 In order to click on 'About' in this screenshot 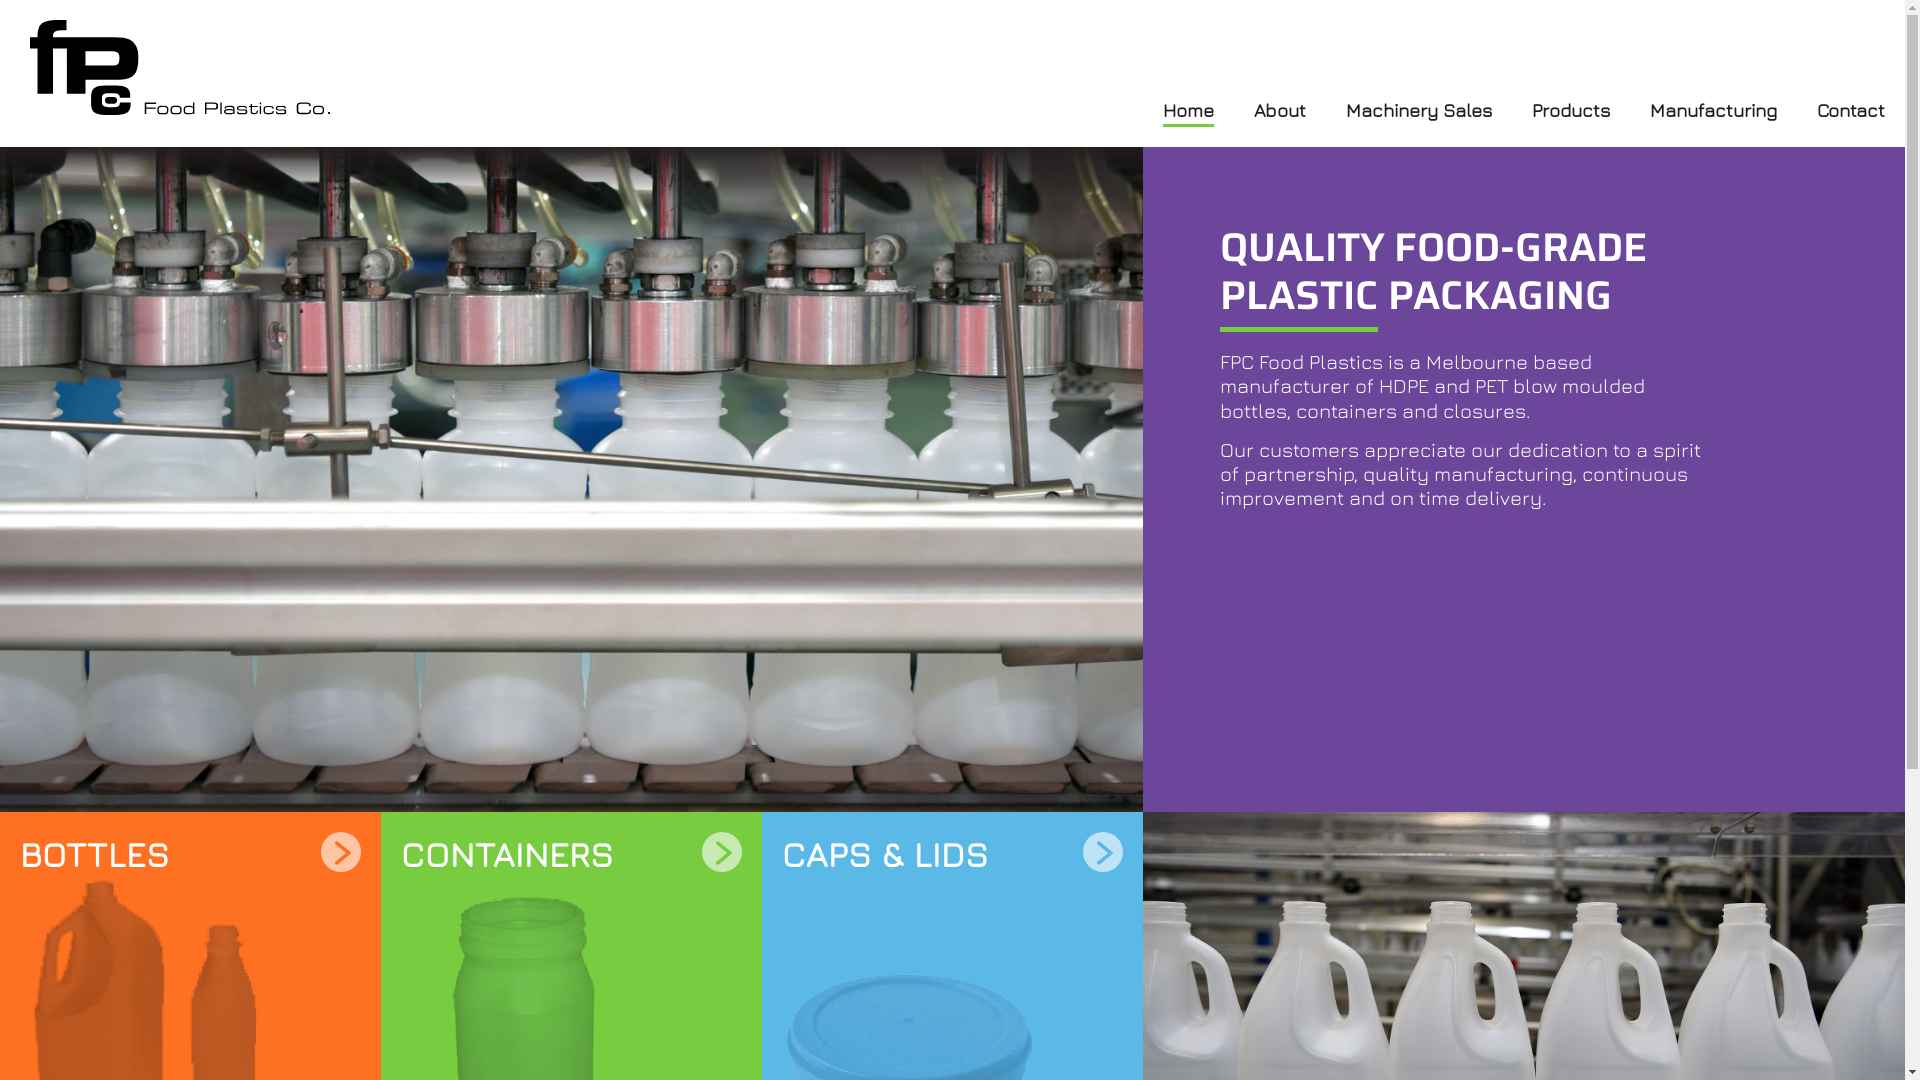, I will do `click(1280, 111)`.